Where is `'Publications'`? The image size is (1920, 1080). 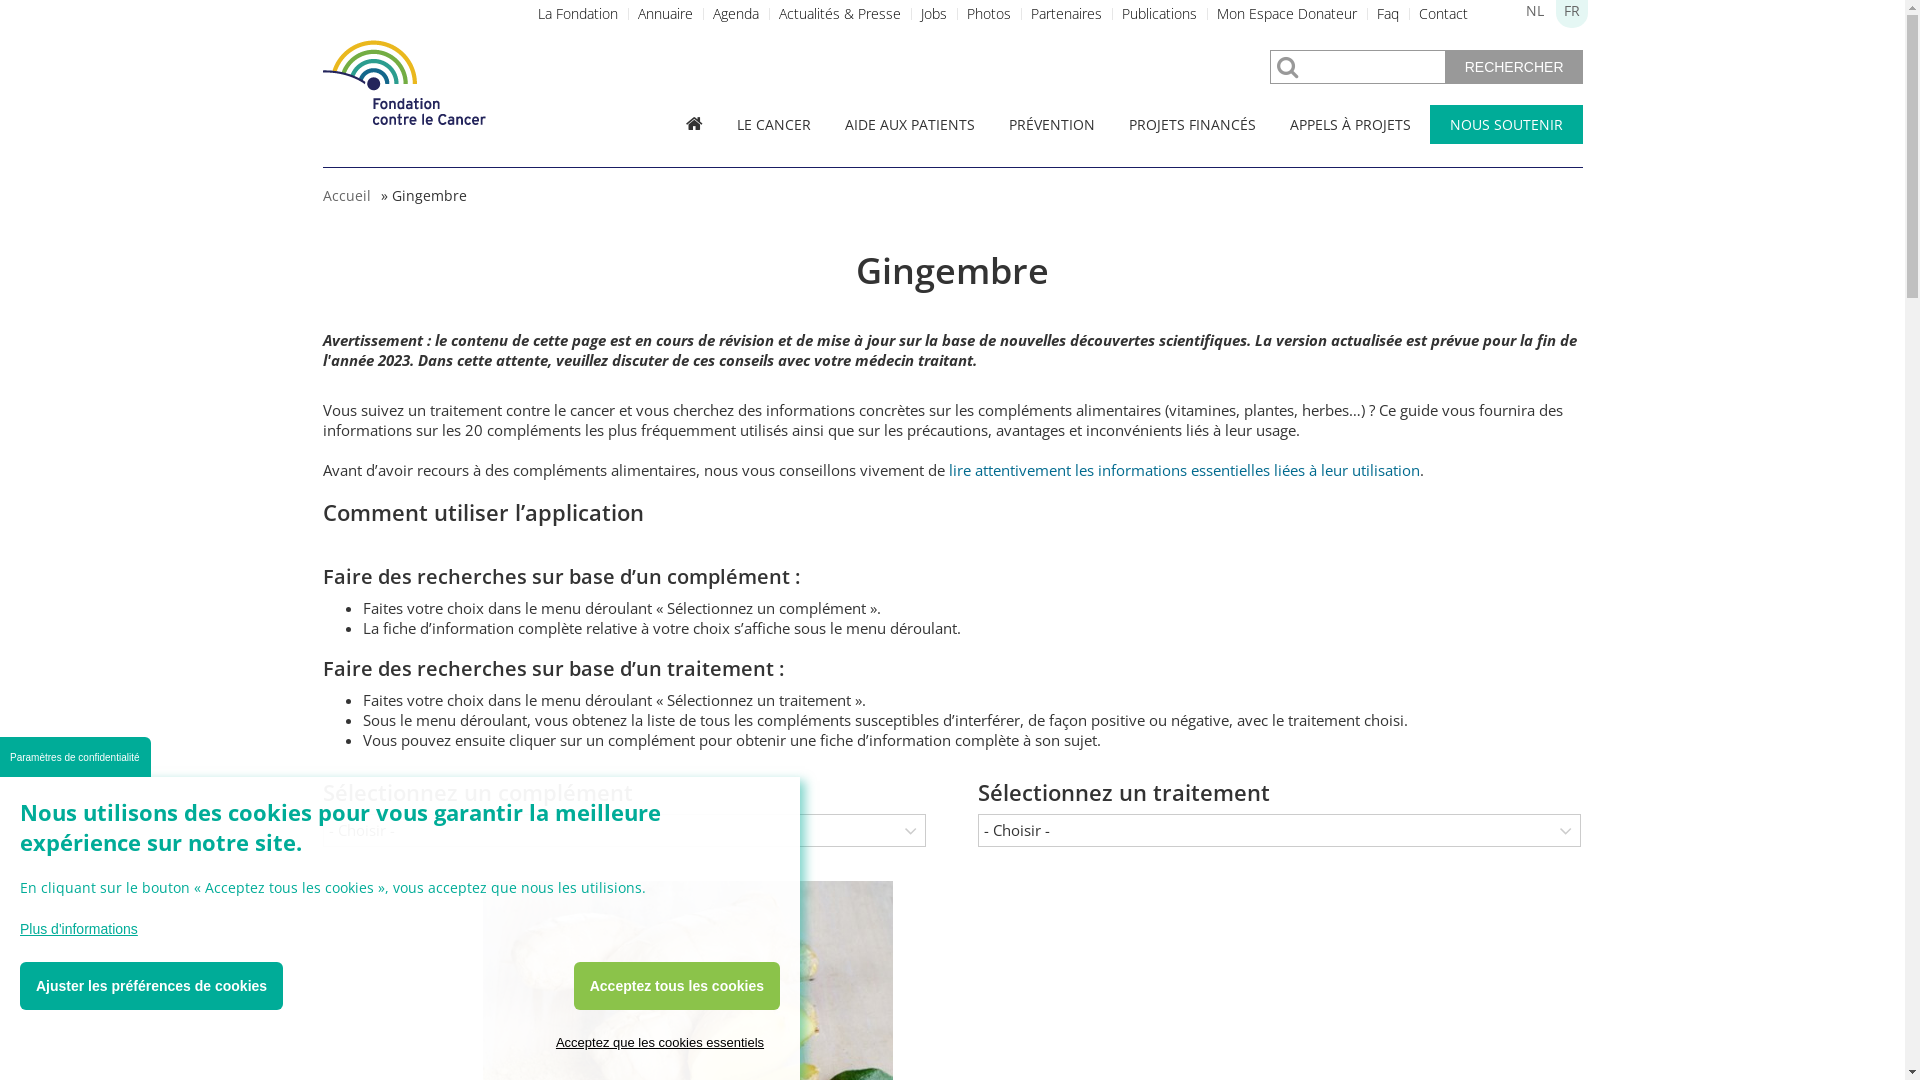 'Publications' is located at coordinates (1159, 13).